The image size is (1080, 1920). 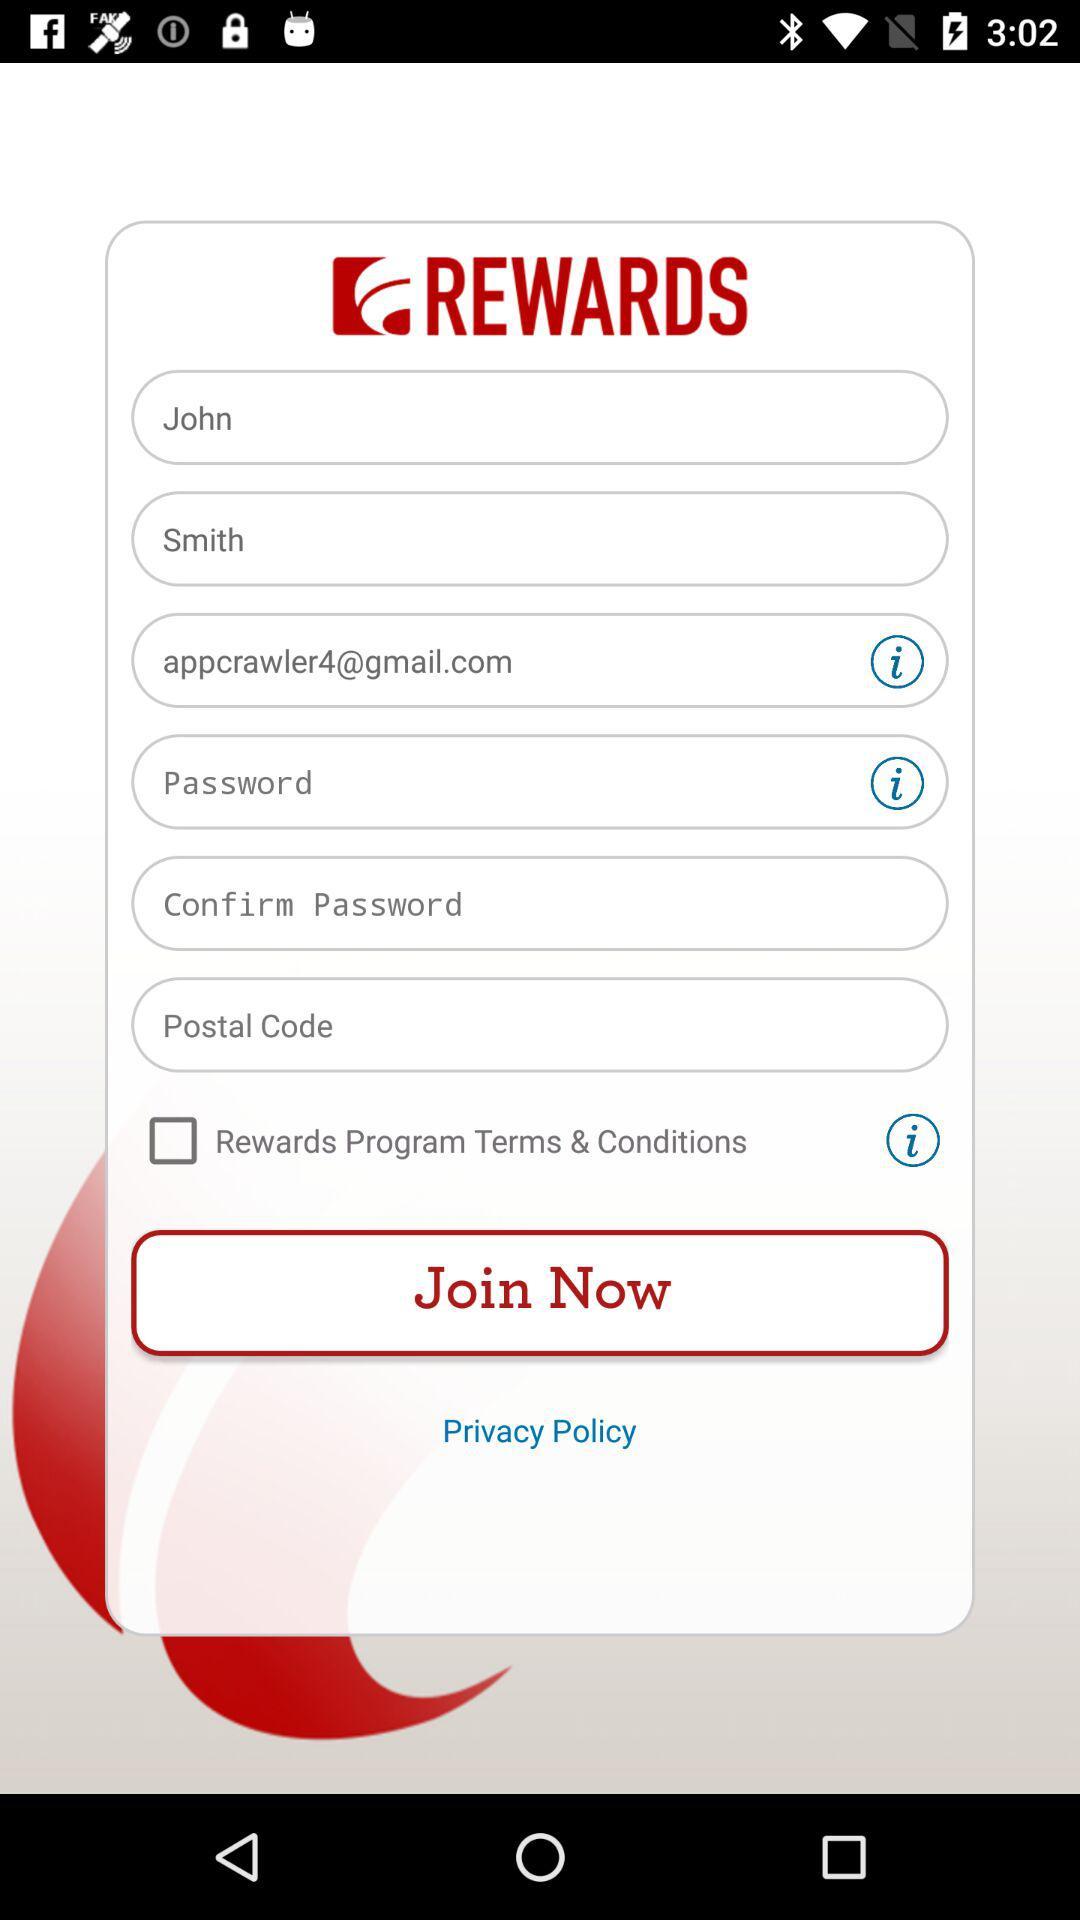 What do you see at coordinates (538, 1428) in the screenshot?
I see `icon below the join now` at bounding box center [538, 1428].